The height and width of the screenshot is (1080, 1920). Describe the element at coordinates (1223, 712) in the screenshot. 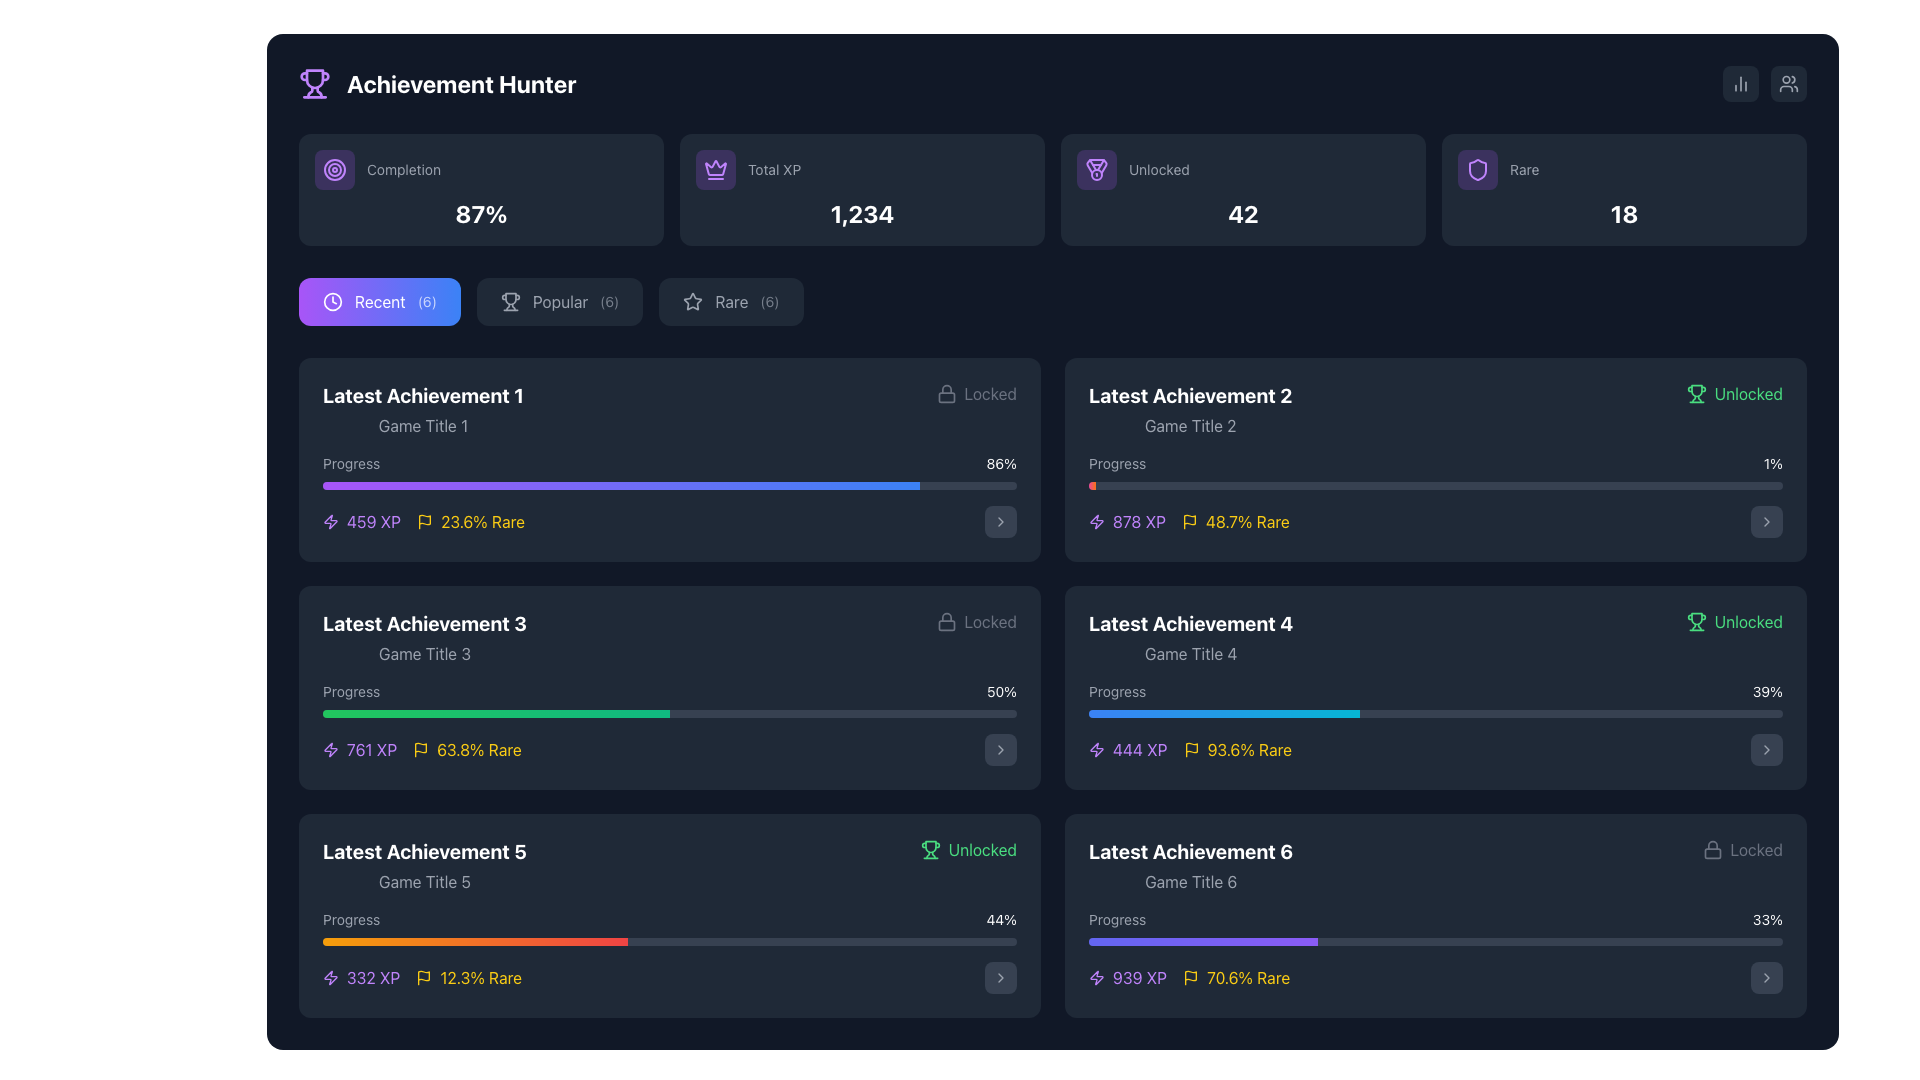

I see `the progress visually on the progress bar segment for 'Latest Achievement 4' located in the lower right section of the interface` at that location.